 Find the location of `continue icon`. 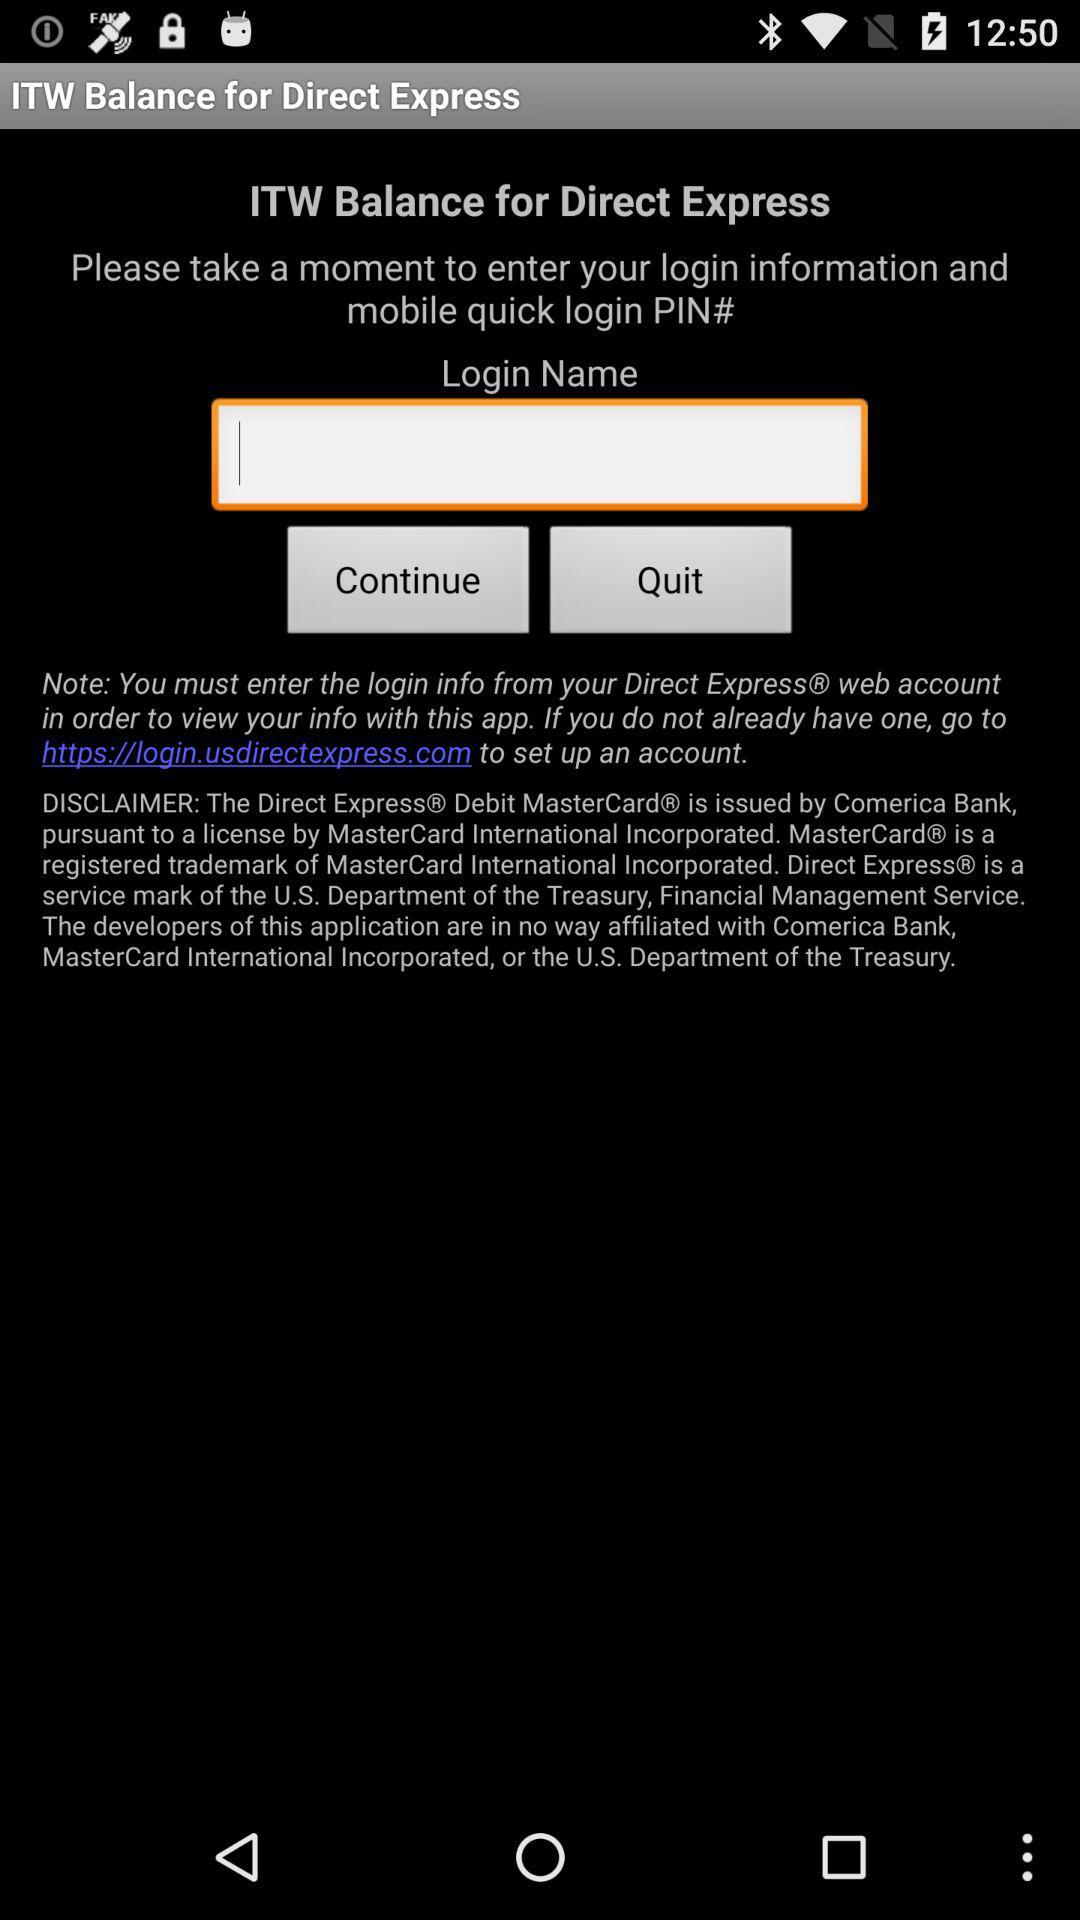

continue icon is located at coordinates (407, 584).